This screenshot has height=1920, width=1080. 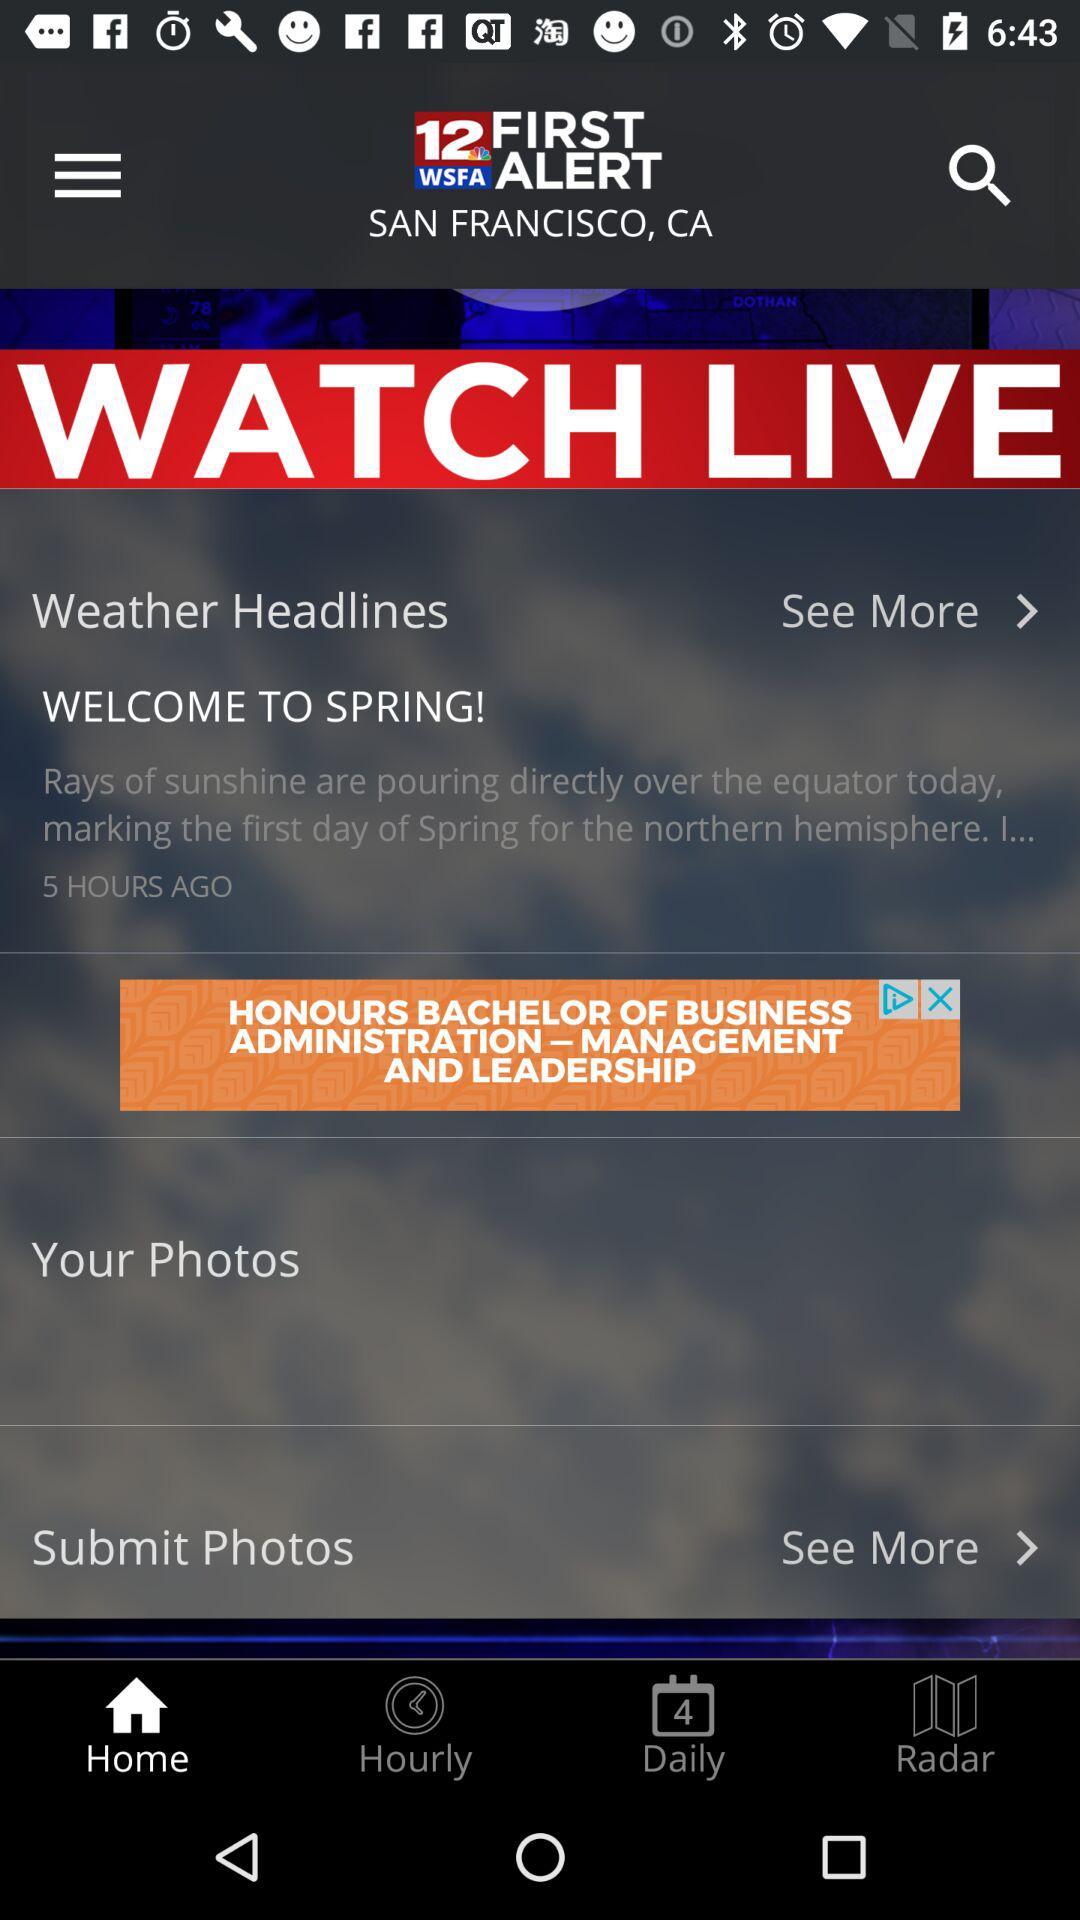 What do you see at coordinates (945, 1726) in the screenshot?
I see `icon to the right of daily item` at bounding box center [945, 1726].